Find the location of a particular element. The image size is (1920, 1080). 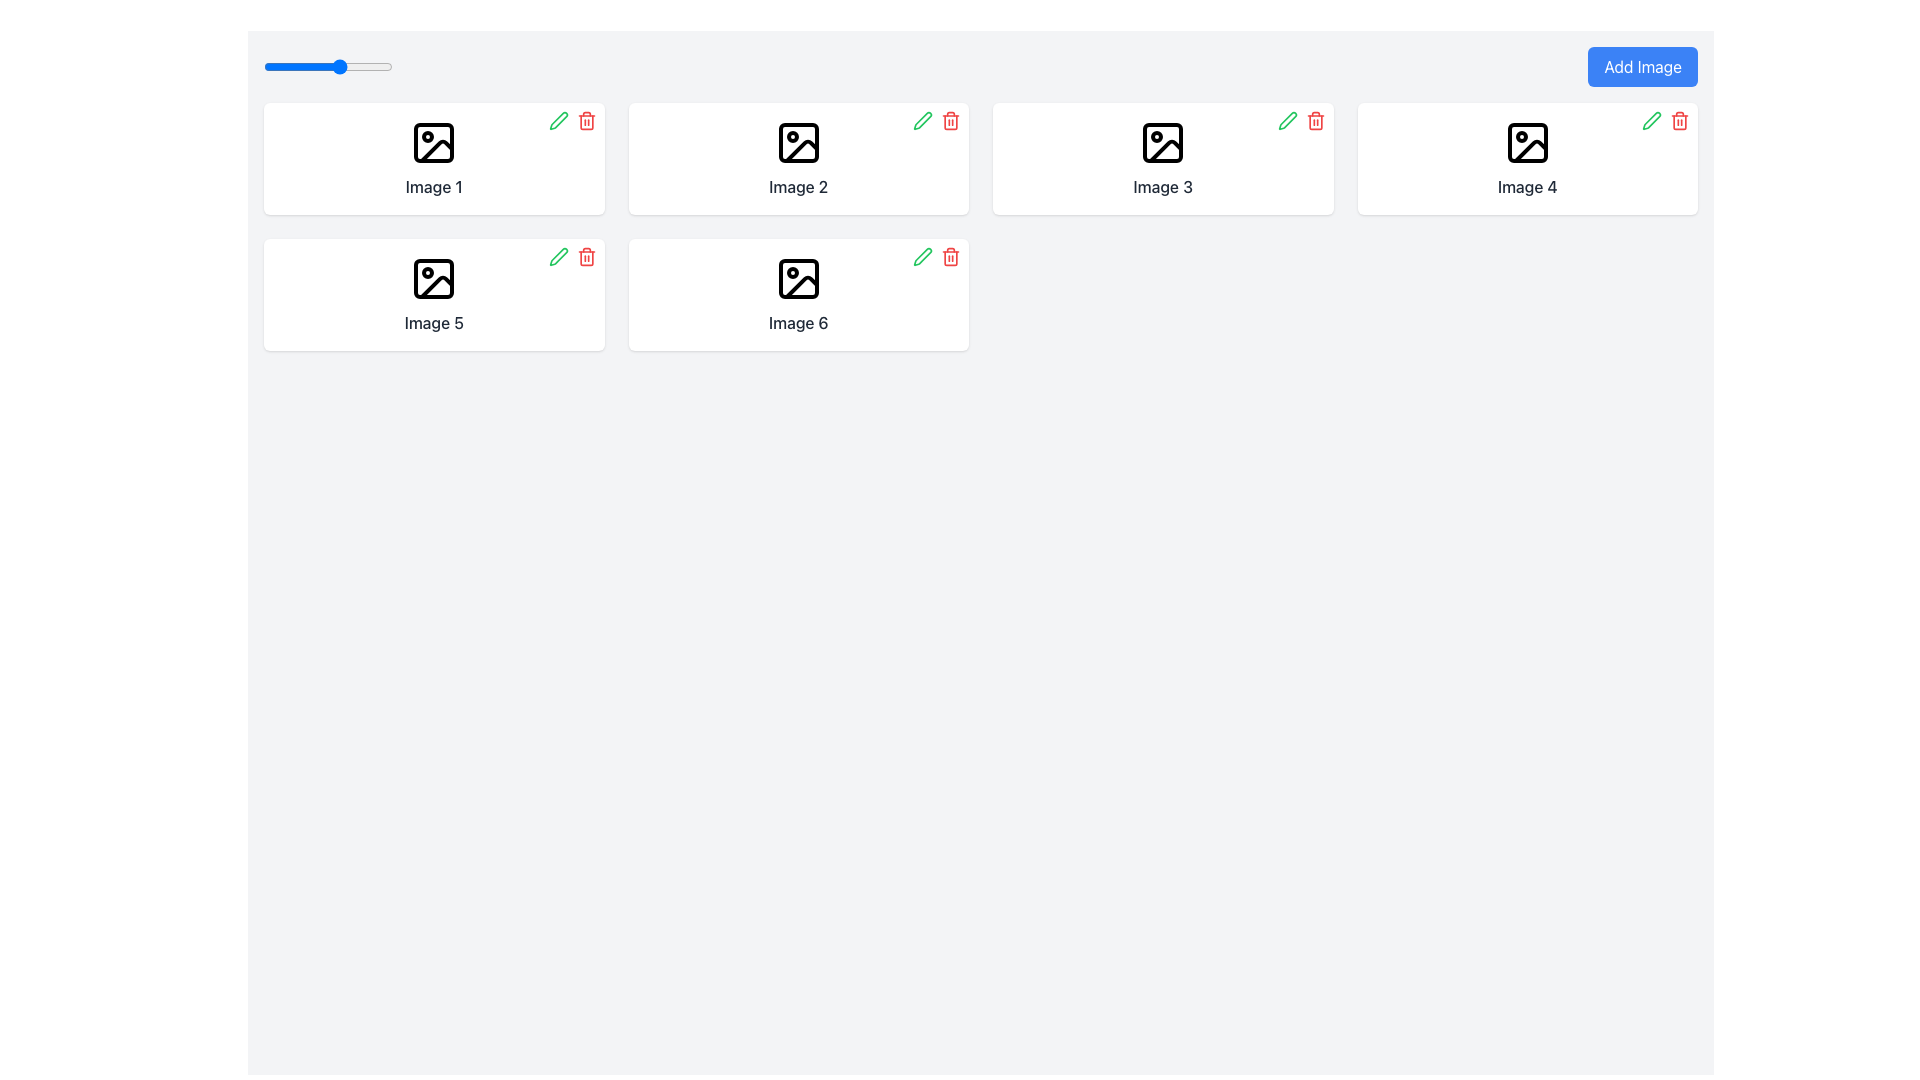

the largest rectangular component of the SVG image icon labeled 'Image 3', located in the upper center of the grid card is located at coordinates (1163, 141).